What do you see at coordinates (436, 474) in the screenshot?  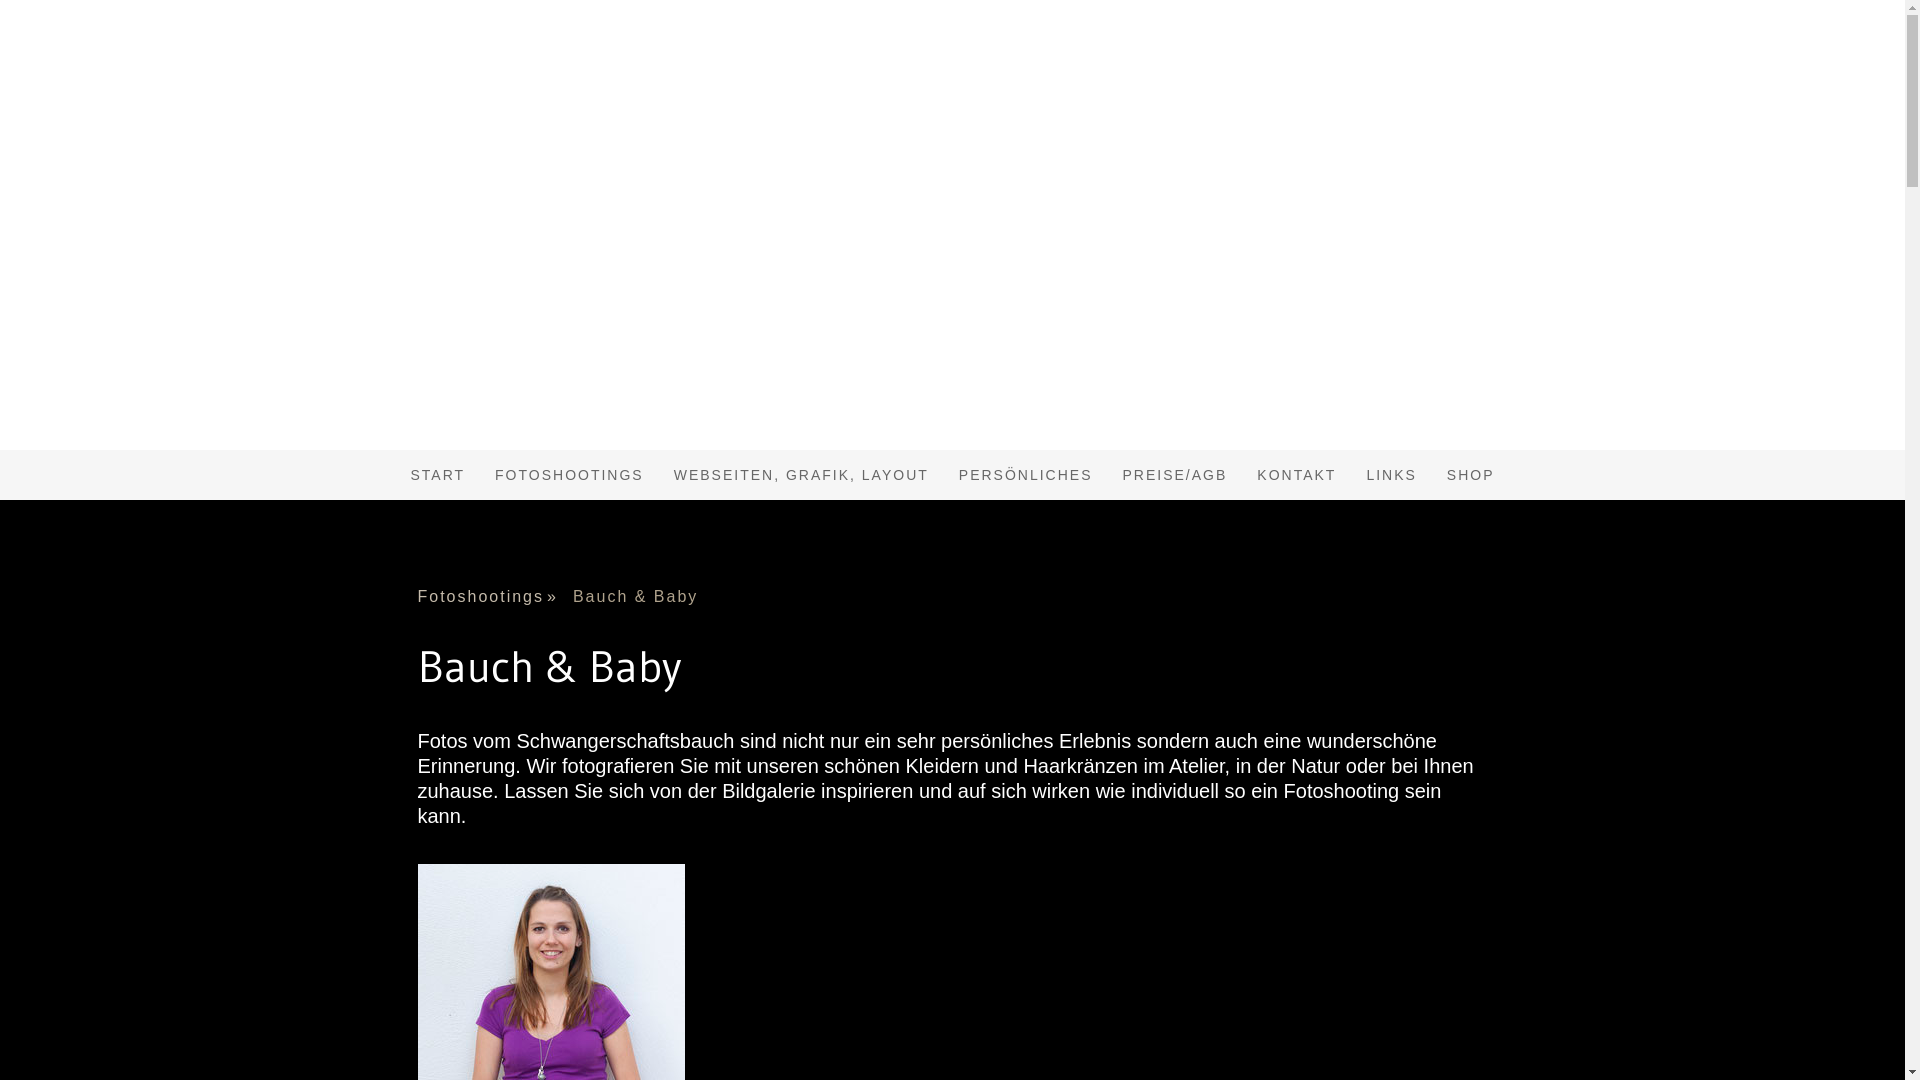 I see `'START'` at bounding box center [436, 474].